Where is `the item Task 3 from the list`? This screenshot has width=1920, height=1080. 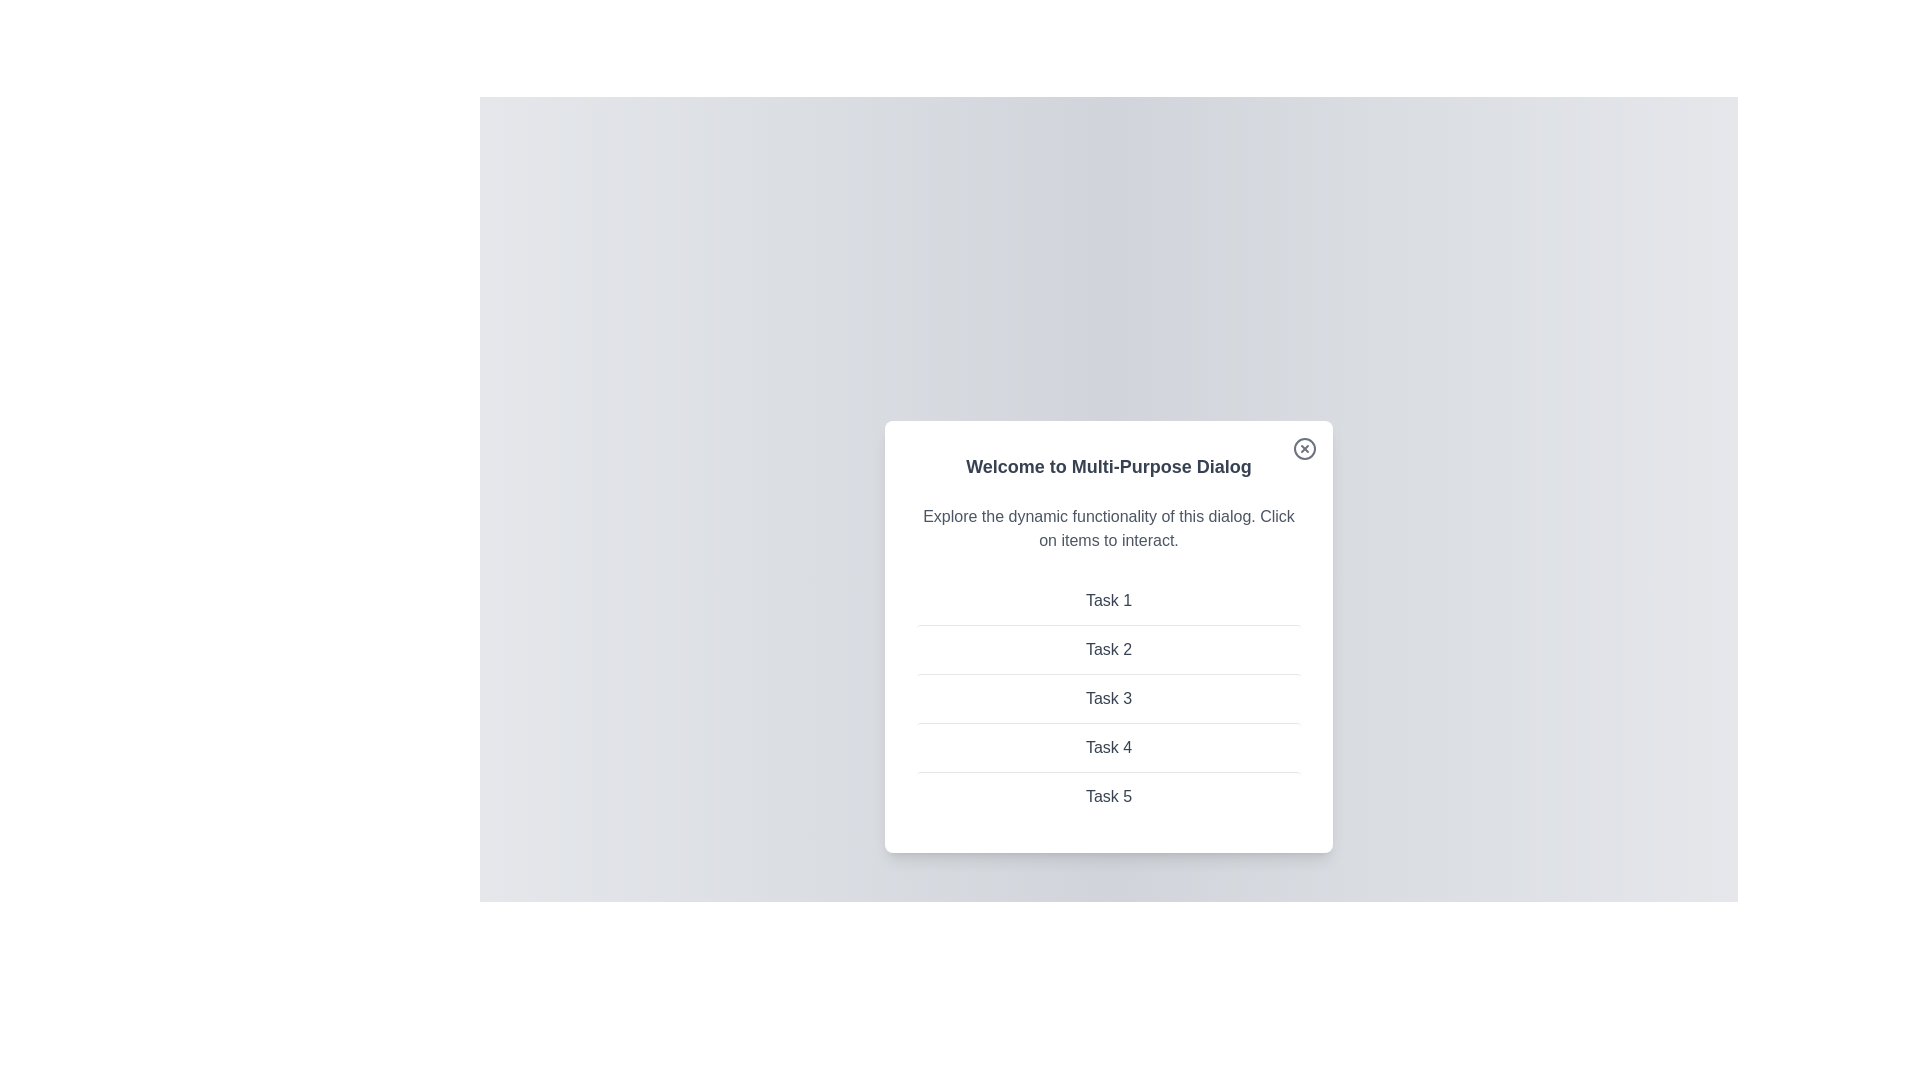
the item Task 3 from the list is located at coordinates (1107, 697).